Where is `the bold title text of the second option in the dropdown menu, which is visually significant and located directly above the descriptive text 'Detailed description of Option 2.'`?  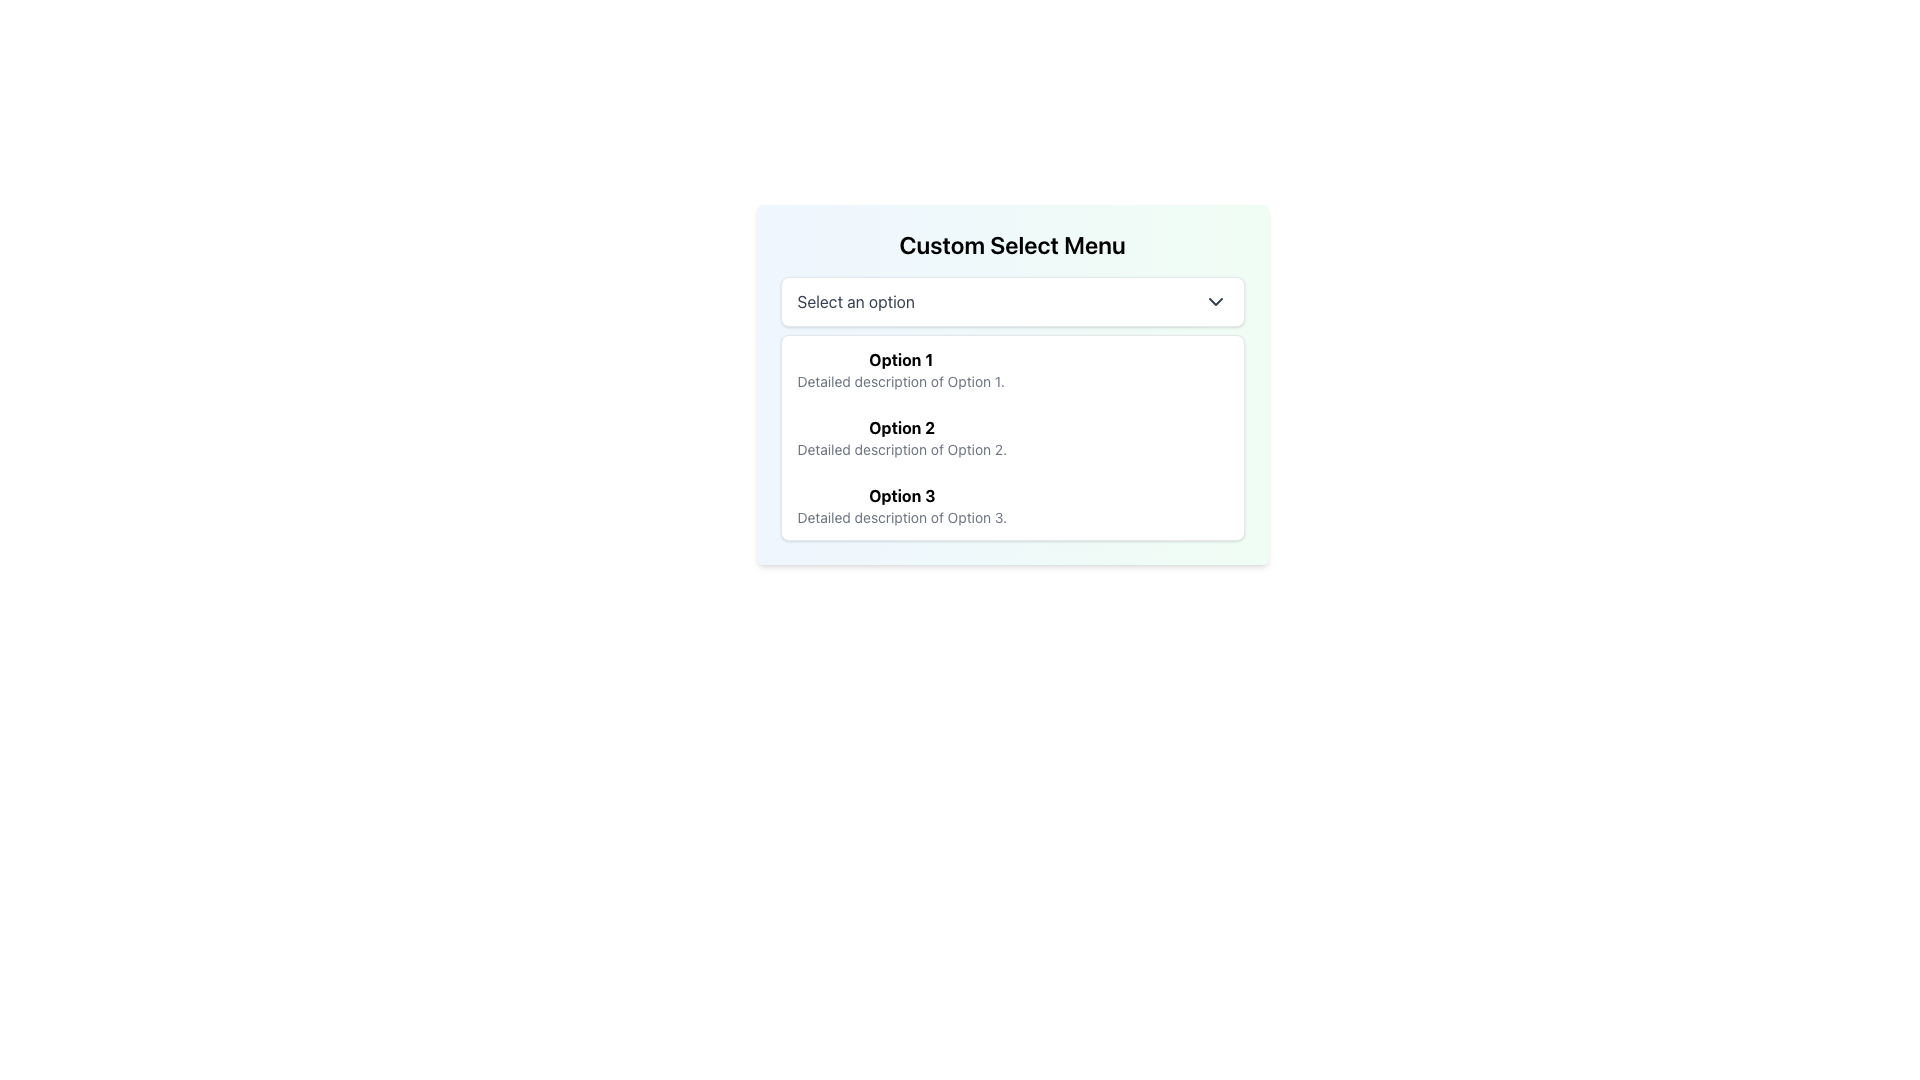
the bold title text of the second option in the dropdown menu, which is visually significant and located directly above the descriptive text 'Detailed description of Option 2.' is located at coordinates (901, 427).